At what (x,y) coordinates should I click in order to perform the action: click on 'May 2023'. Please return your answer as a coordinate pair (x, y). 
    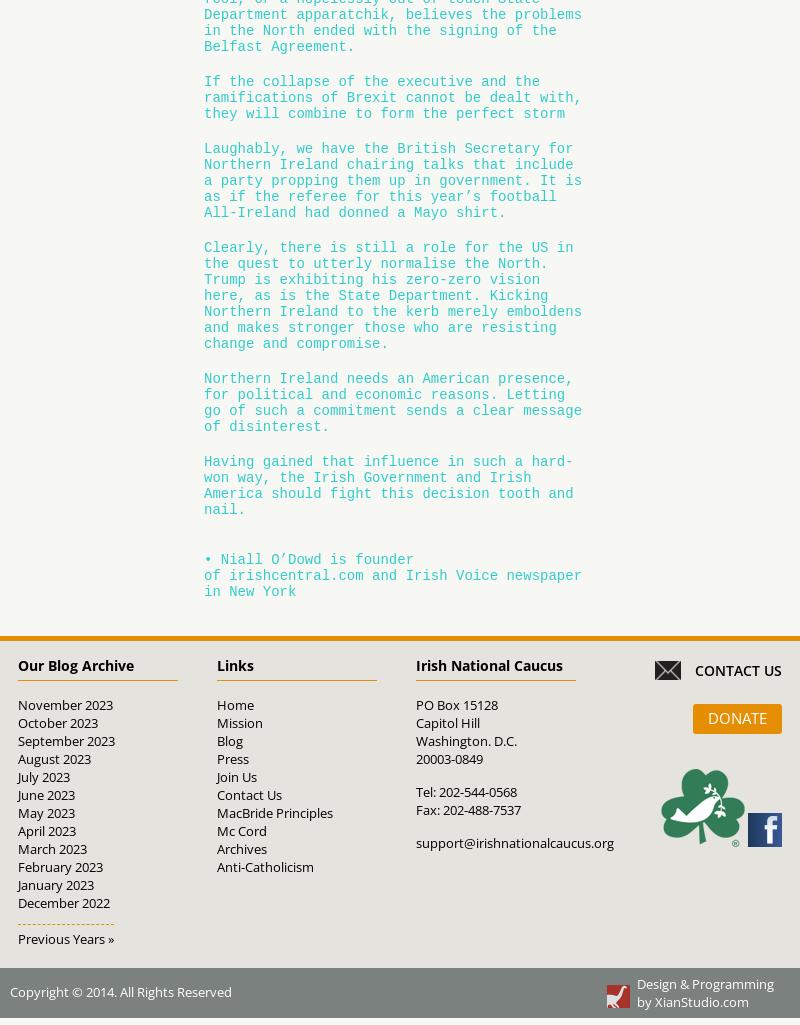
    Looking at the image, I should click on (44, 811).